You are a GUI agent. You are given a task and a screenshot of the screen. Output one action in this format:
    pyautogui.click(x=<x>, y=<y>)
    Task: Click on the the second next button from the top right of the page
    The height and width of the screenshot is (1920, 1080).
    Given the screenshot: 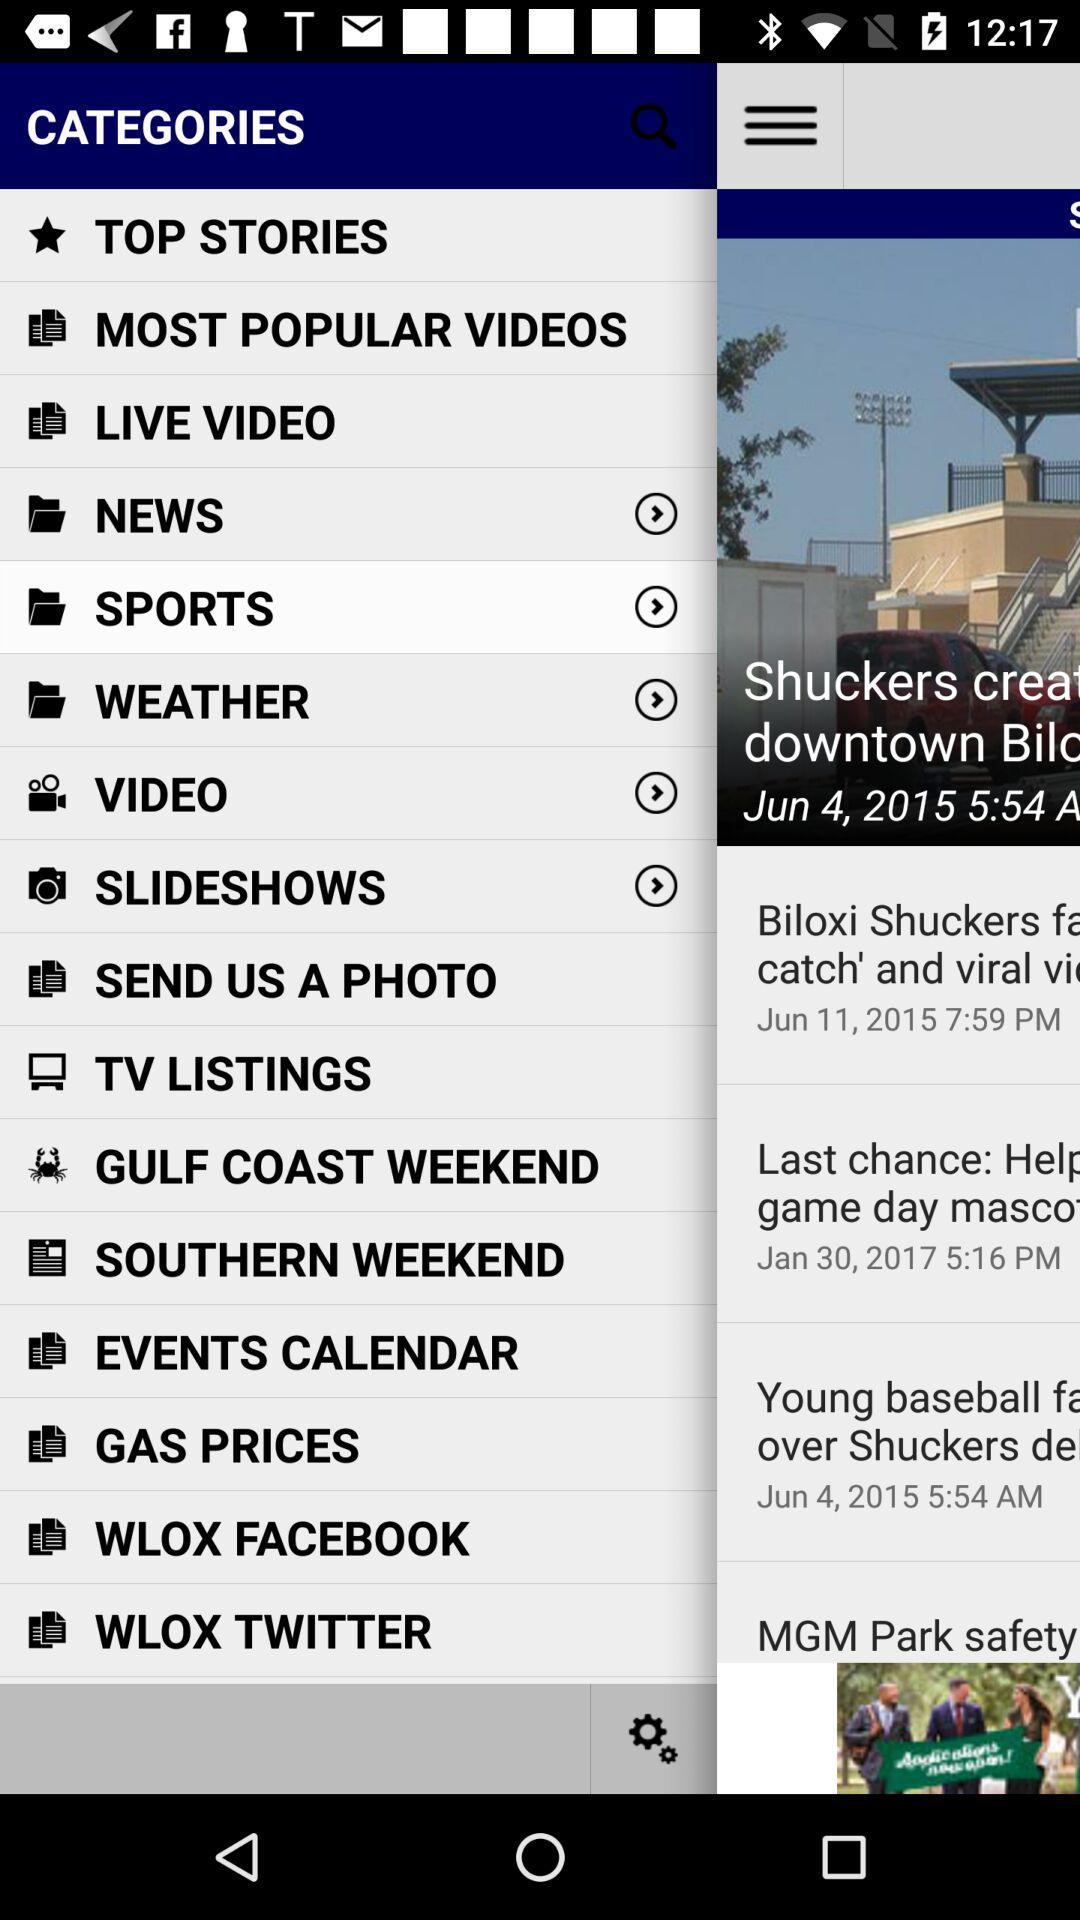 What is the action you would take?
    pyautogui.click(x=655, y=605)
    